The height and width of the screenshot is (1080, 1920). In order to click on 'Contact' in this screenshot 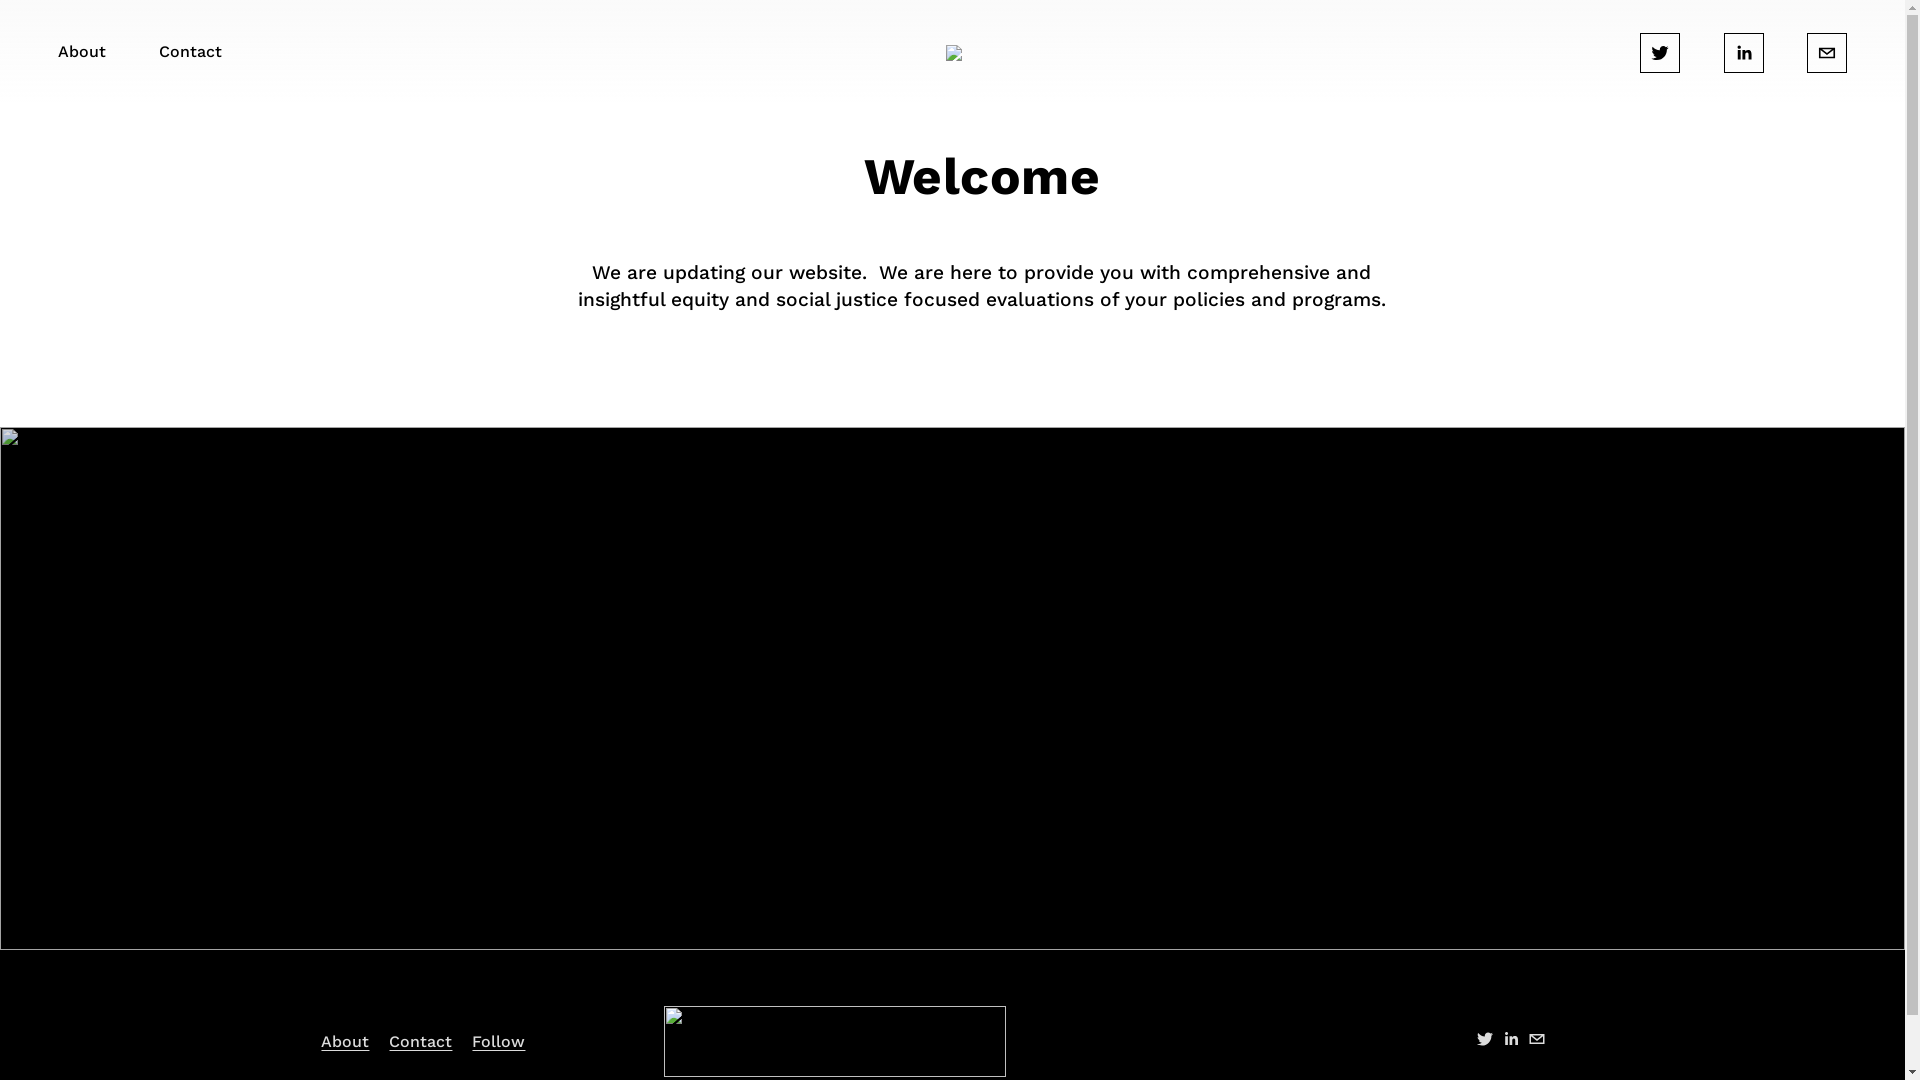, I will do `click(388, 1040)`.